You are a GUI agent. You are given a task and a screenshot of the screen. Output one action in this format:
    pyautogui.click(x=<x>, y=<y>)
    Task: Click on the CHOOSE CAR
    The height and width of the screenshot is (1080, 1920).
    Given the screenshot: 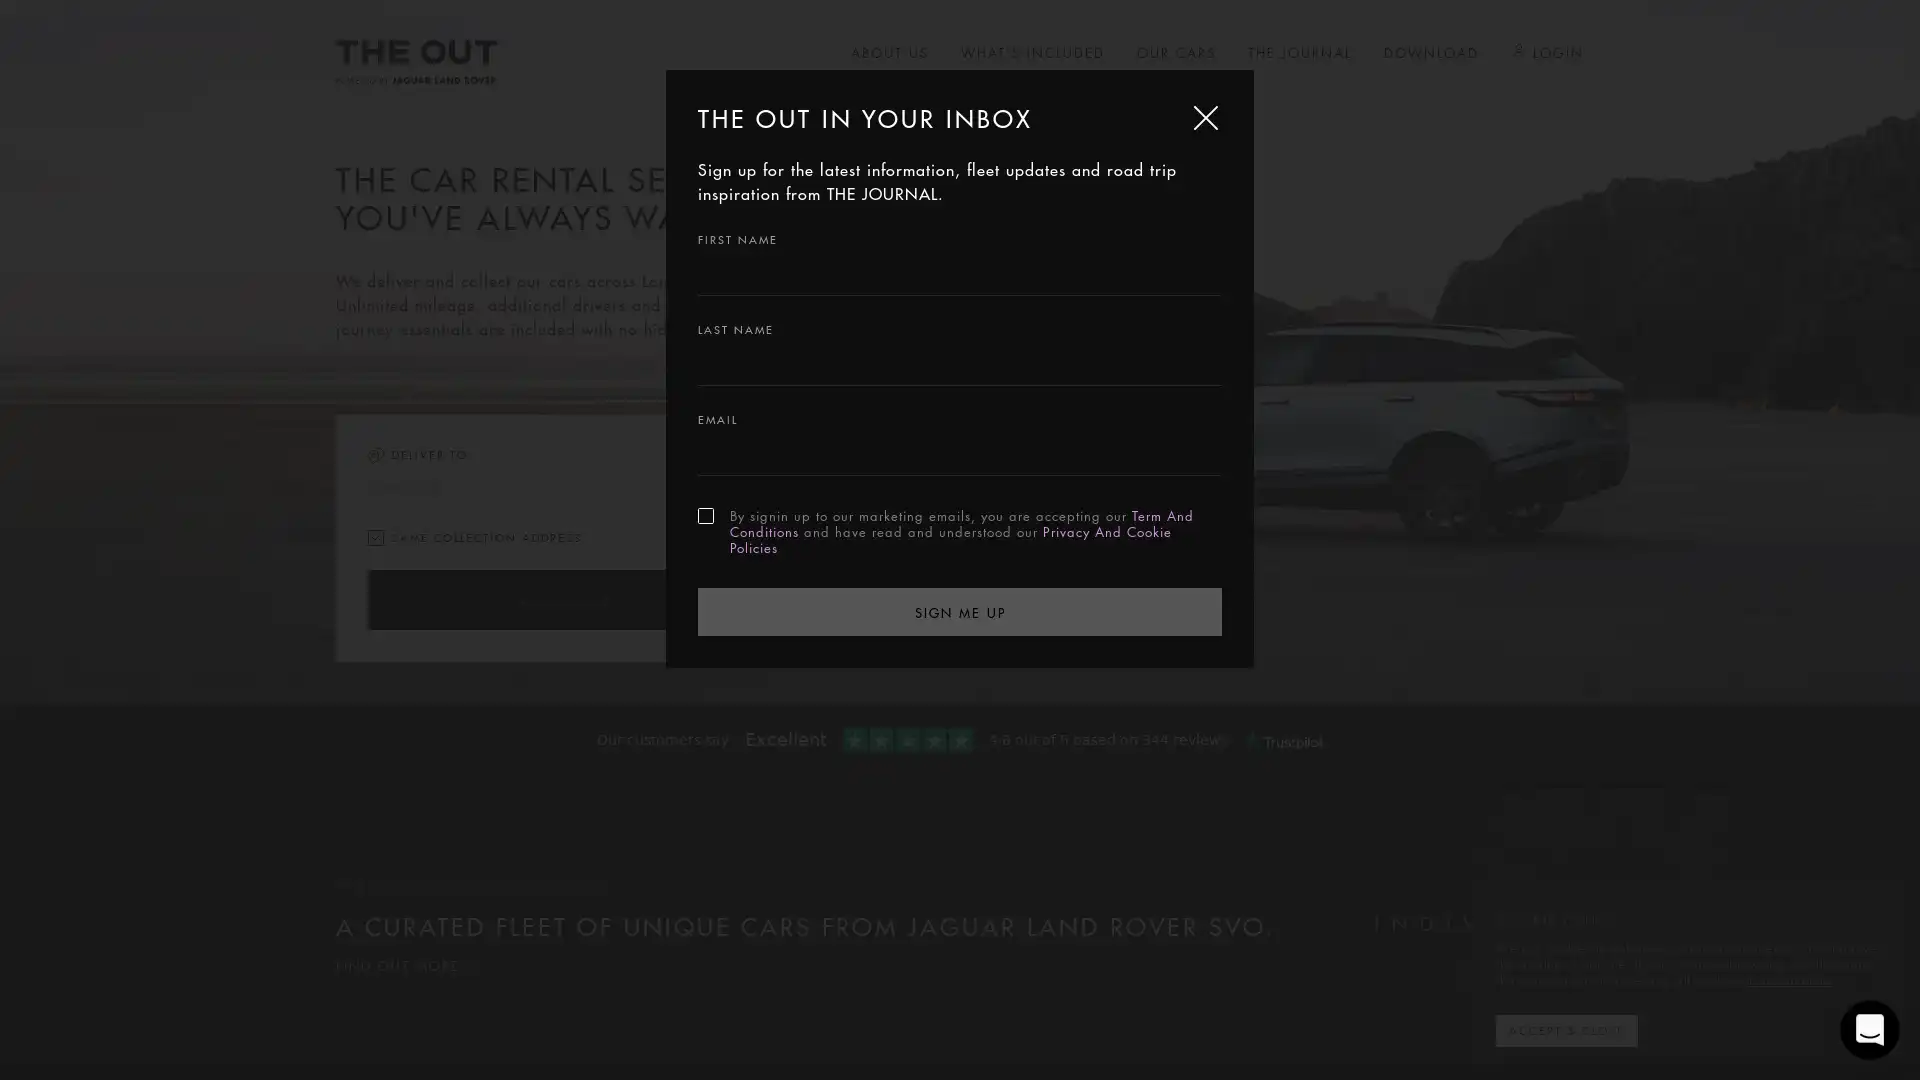 What is the action you would take?
    pyautogui.click(x=560, y=599)
    